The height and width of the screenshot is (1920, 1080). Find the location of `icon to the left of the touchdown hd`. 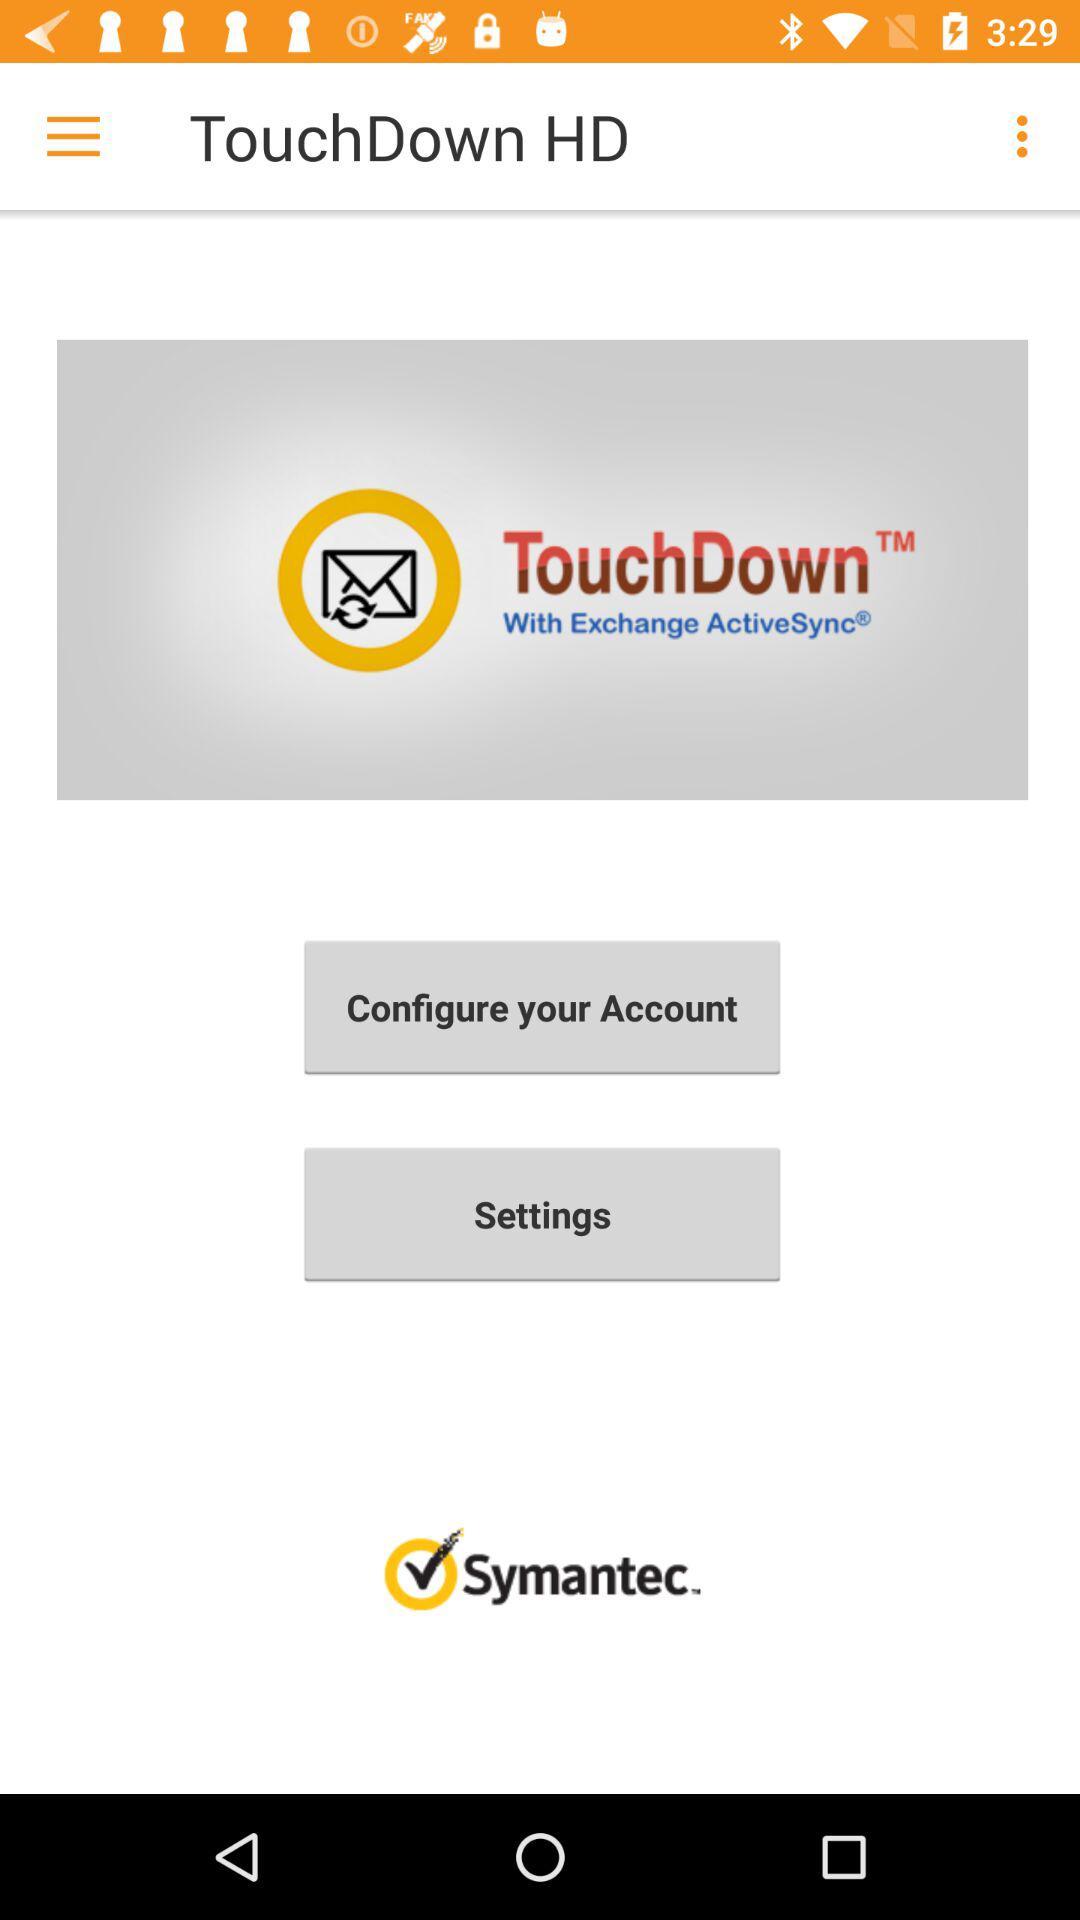

icon to the left of the touchdown hd is located at coordinates (72, 135).